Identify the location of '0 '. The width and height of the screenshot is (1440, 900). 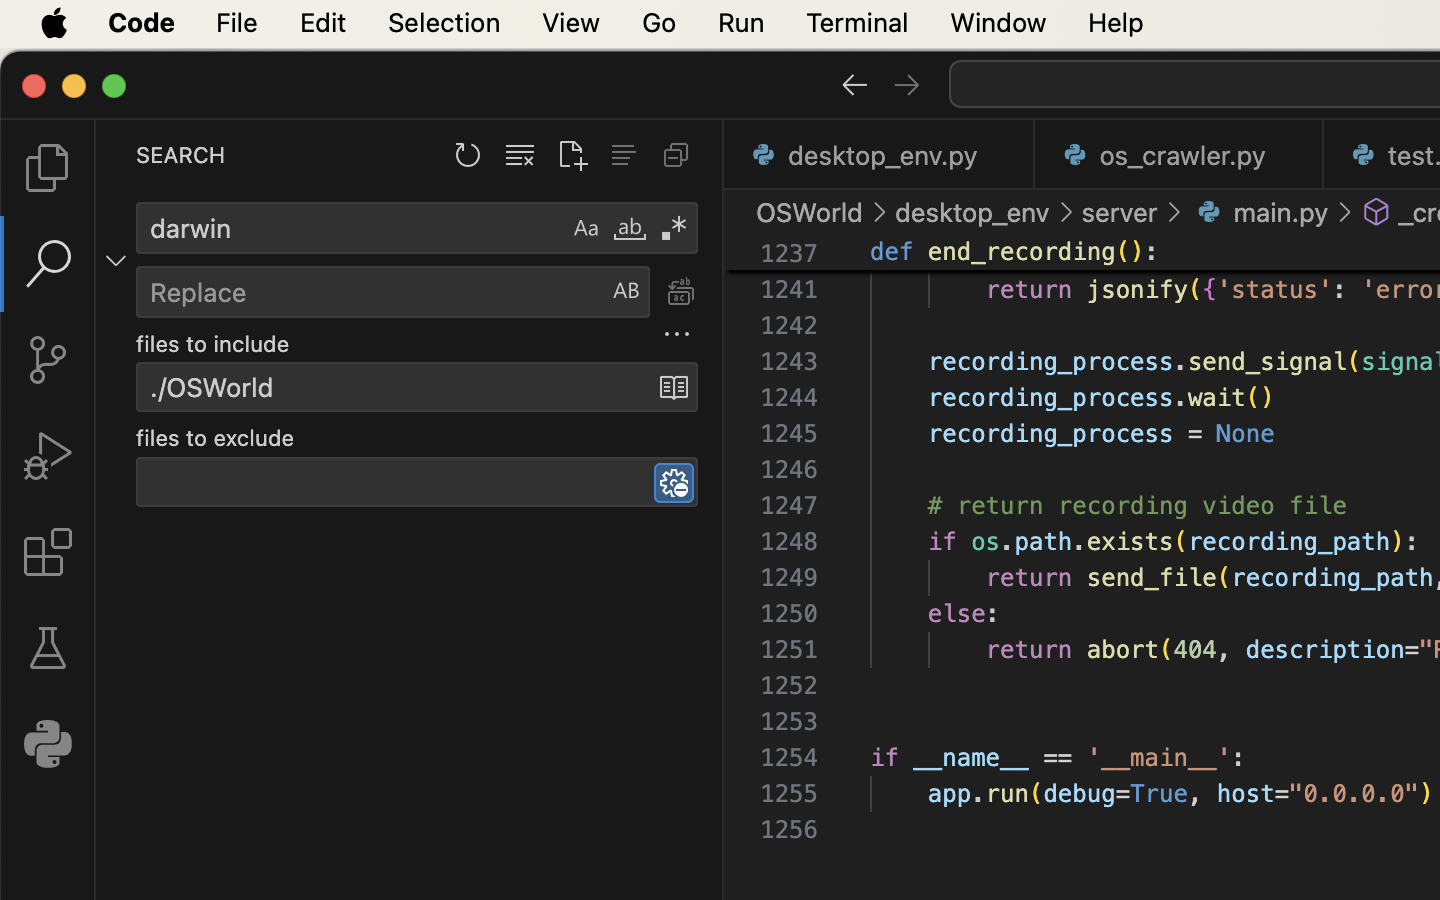
(46, 648).